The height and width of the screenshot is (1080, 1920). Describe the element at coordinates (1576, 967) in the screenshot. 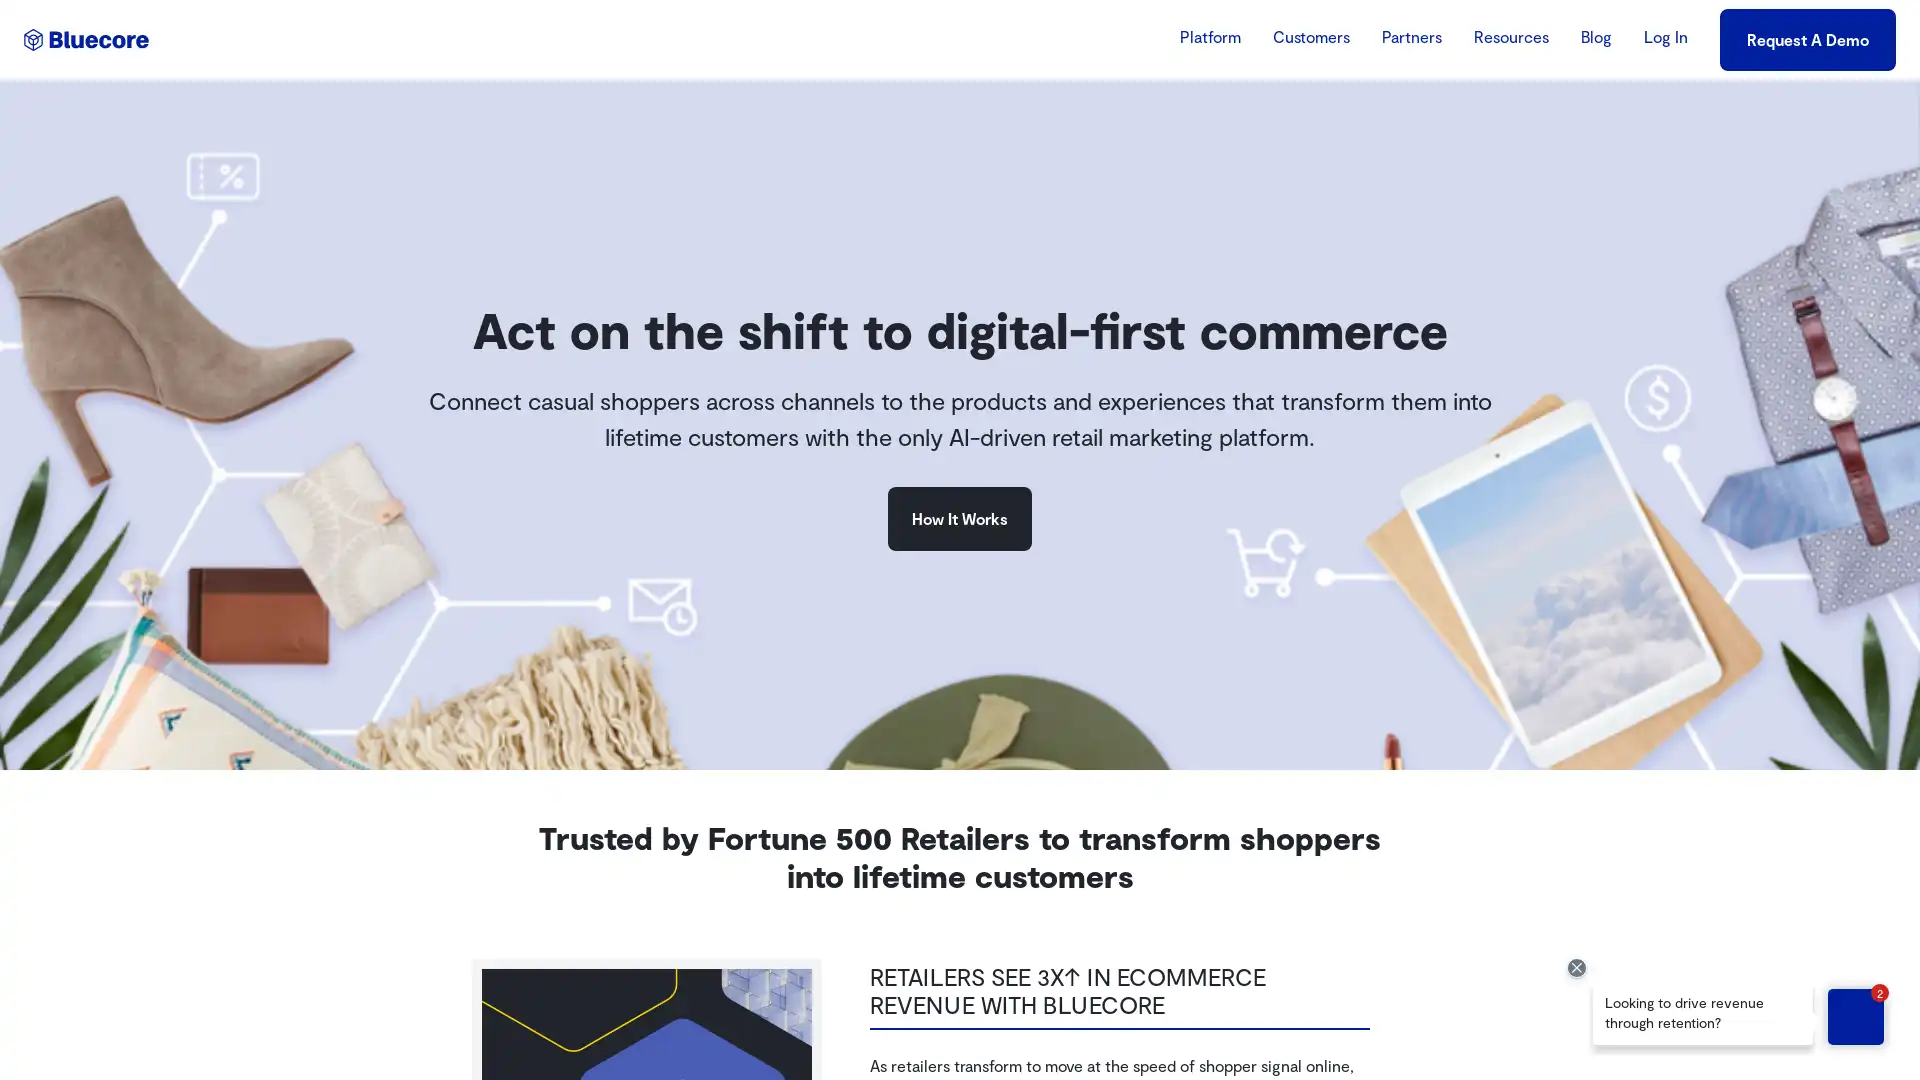

I see `Close Drift Widget messenger preview overlay` at that location.